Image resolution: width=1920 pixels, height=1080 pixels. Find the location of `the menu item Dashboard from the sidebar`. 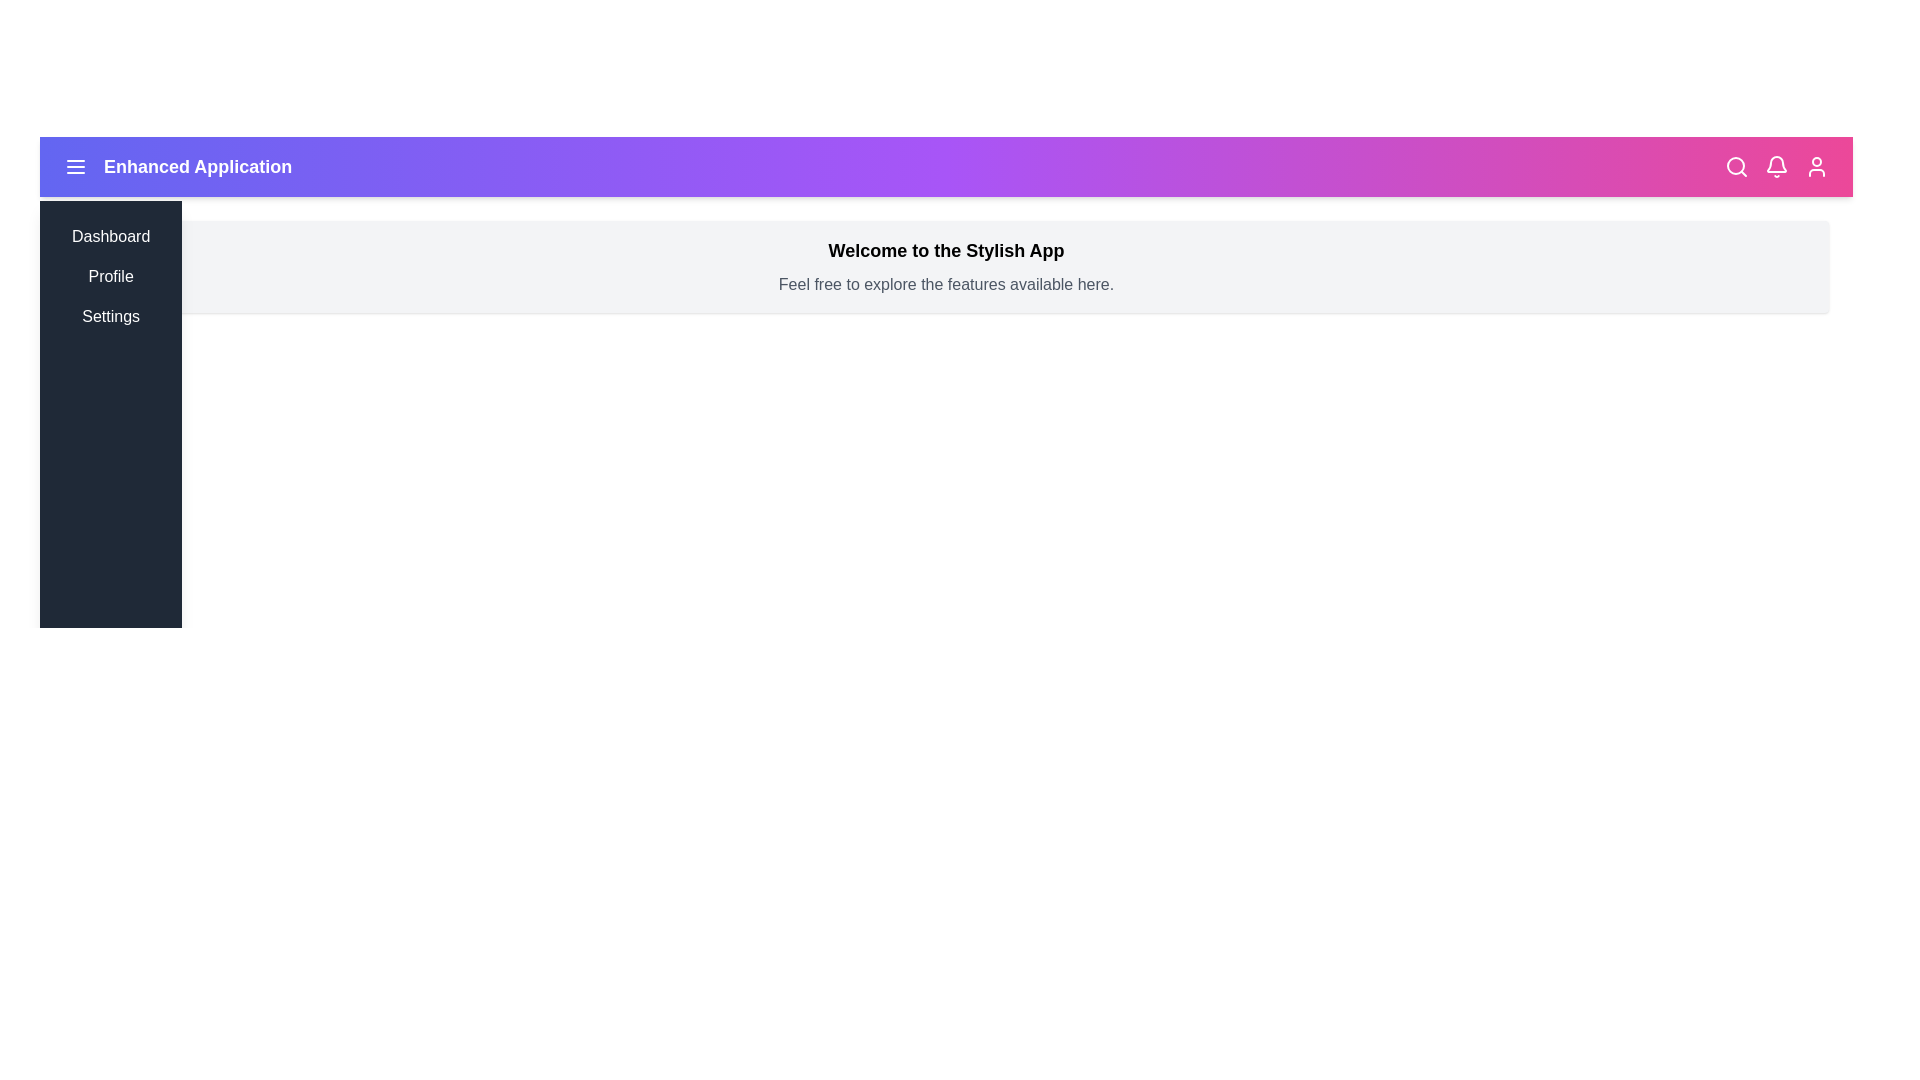

the menu item Dashboard from the sidebar is located at coordinates (109, 235).